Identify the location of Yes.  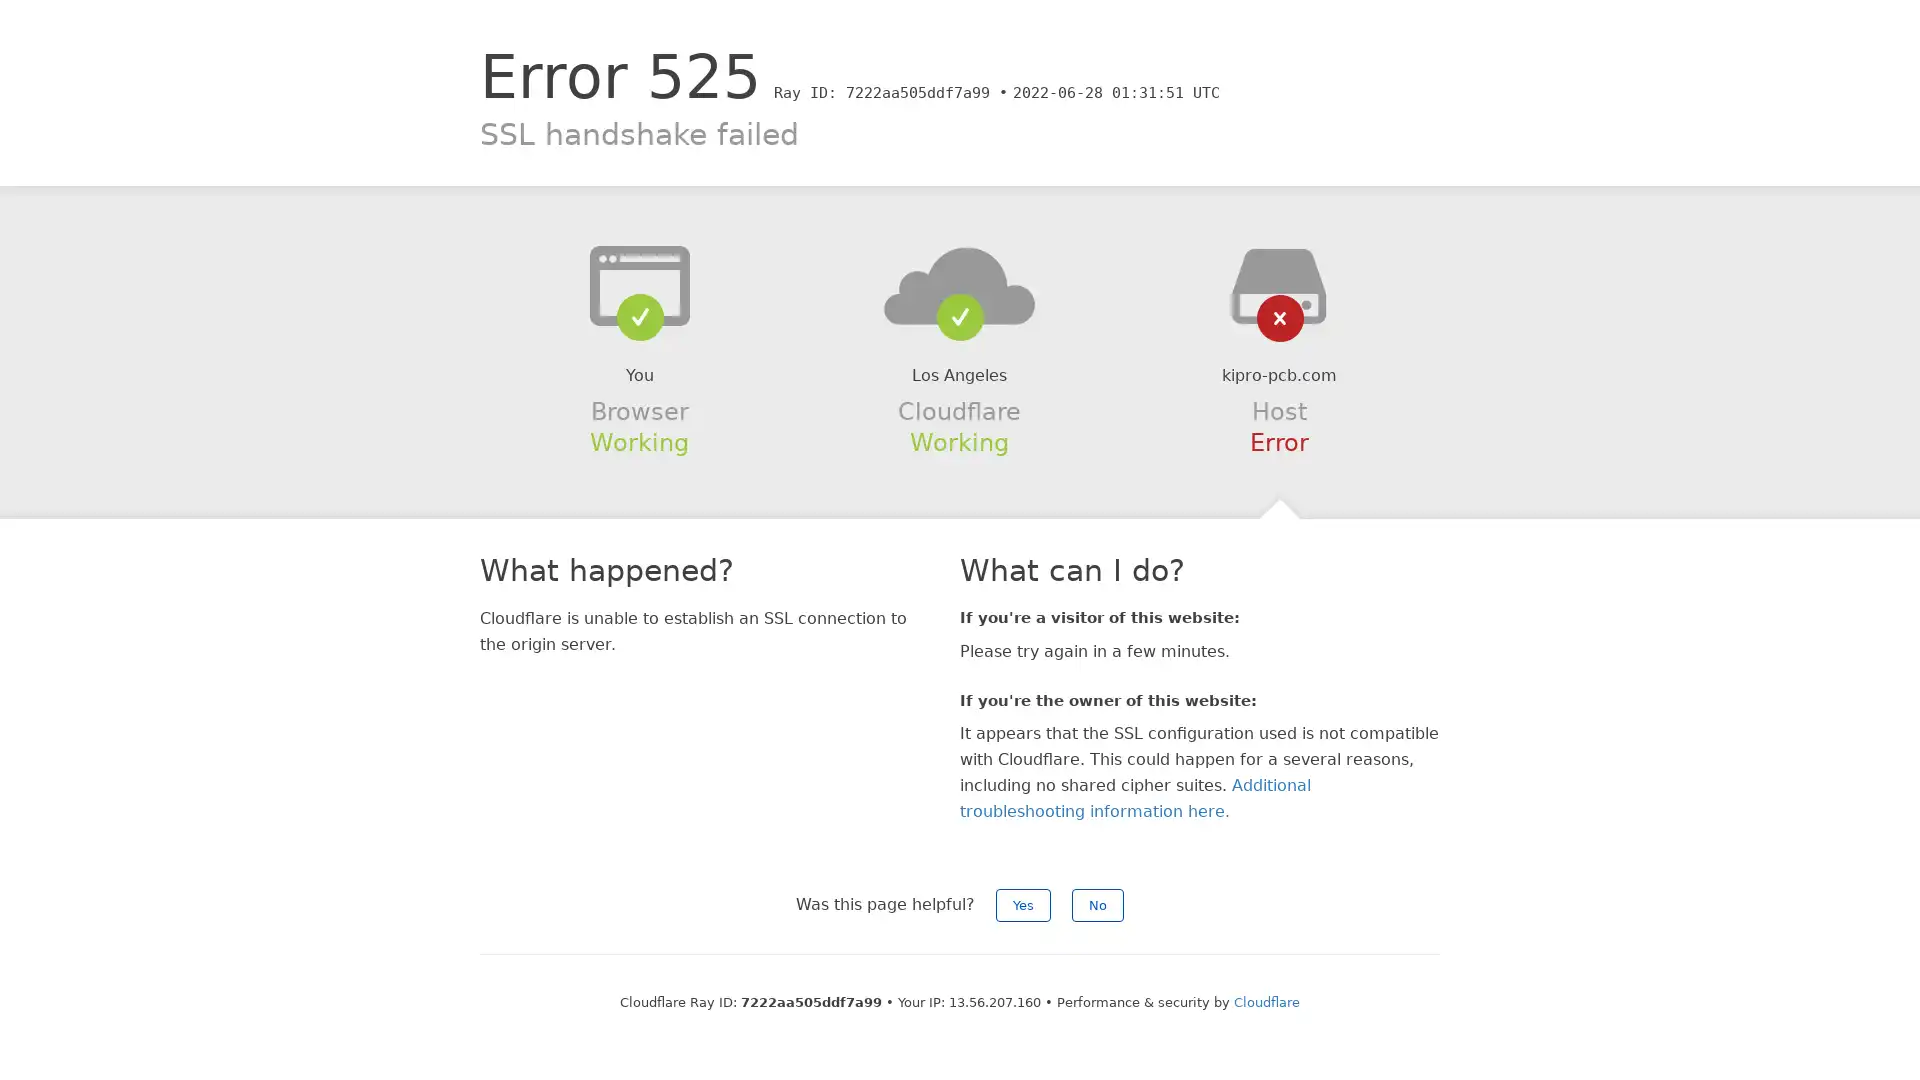
(1023, 905).